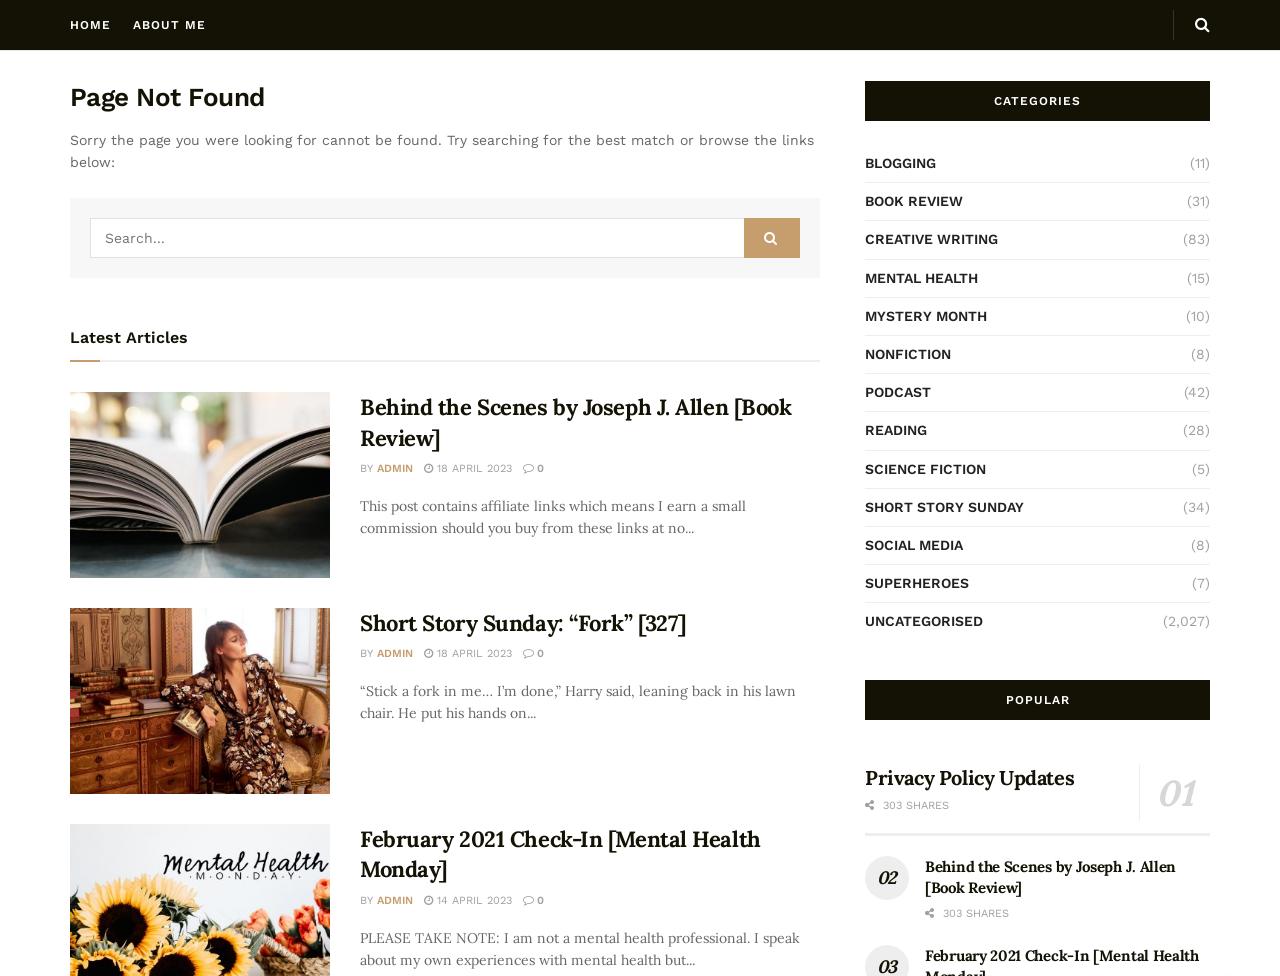 The width and height of the screenshot is (1280, 976). Describe the element at coordinates (930, 238) in the screenshot. I see `'Creative Writing'` at that location.